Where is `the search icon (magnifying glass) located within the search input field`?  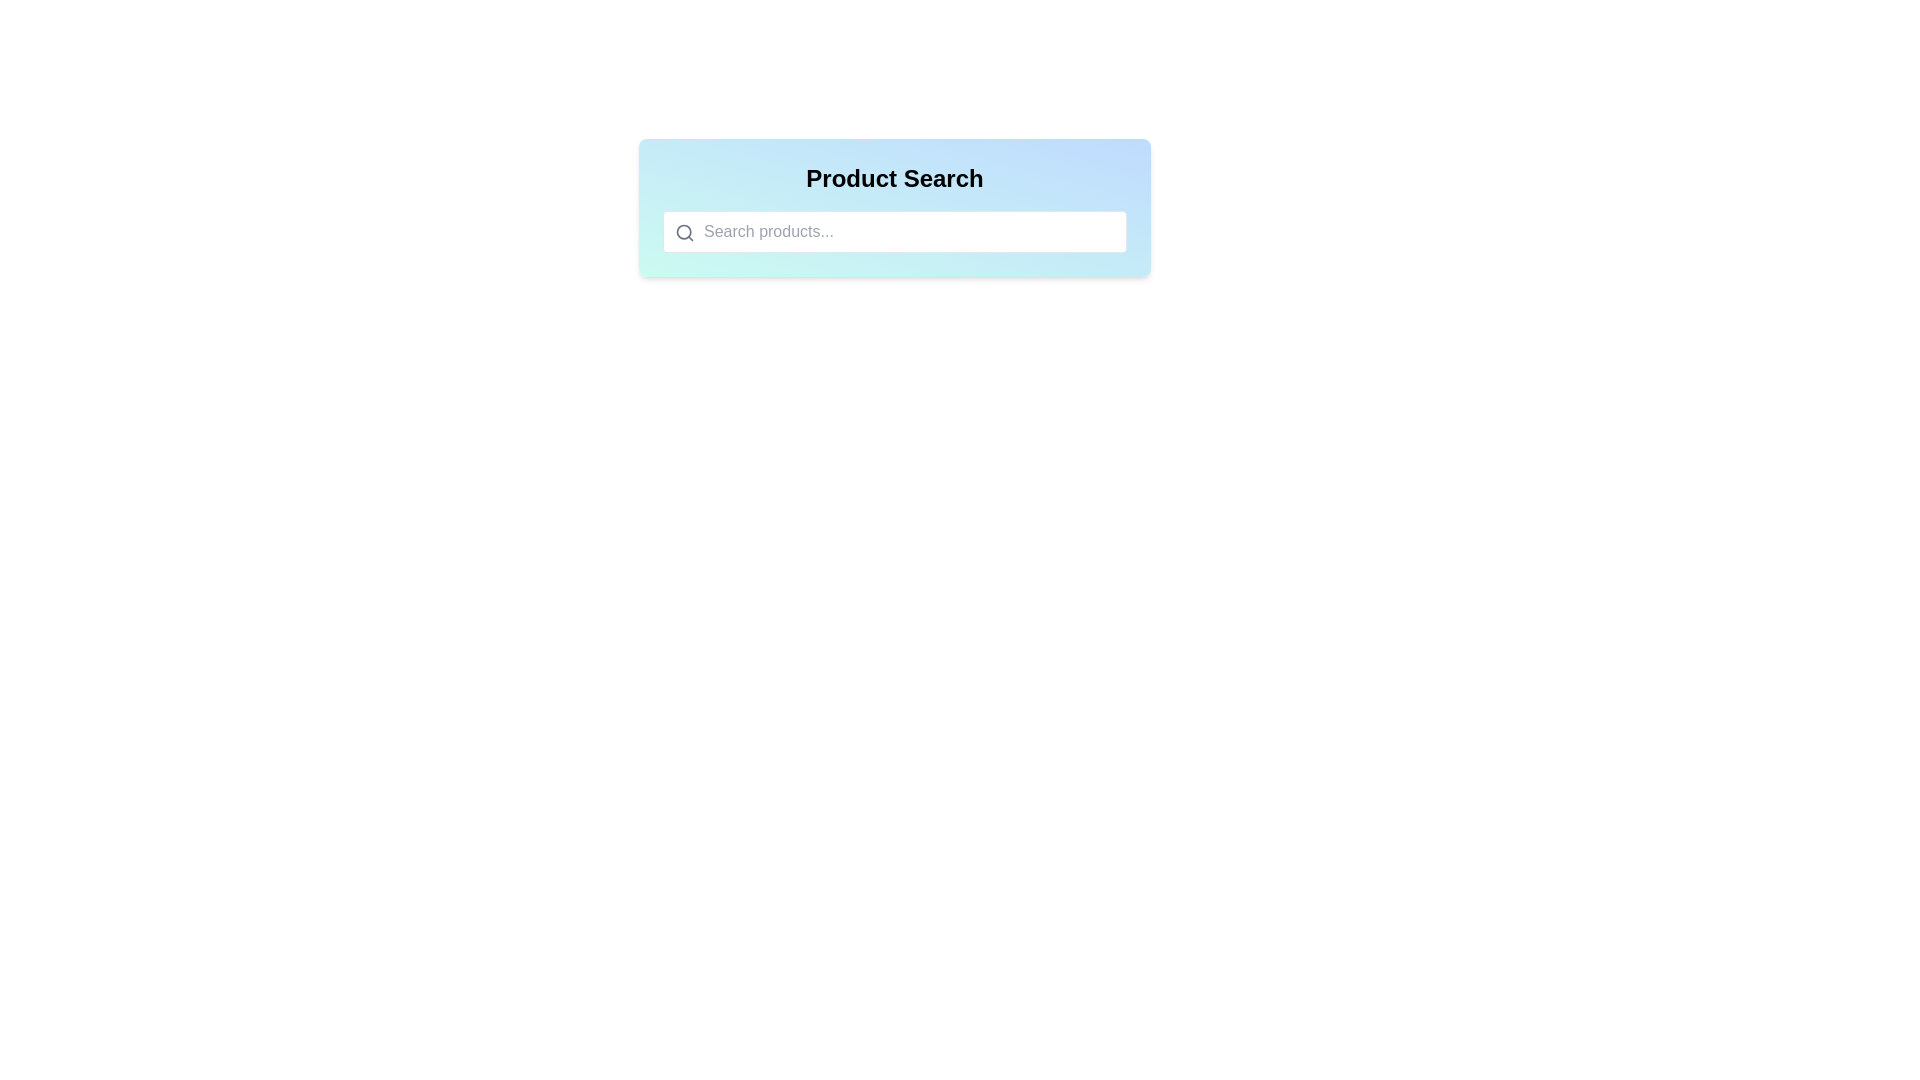 the search icon (magnifying glass) located within the search input field is located at coordinates (685, 231).